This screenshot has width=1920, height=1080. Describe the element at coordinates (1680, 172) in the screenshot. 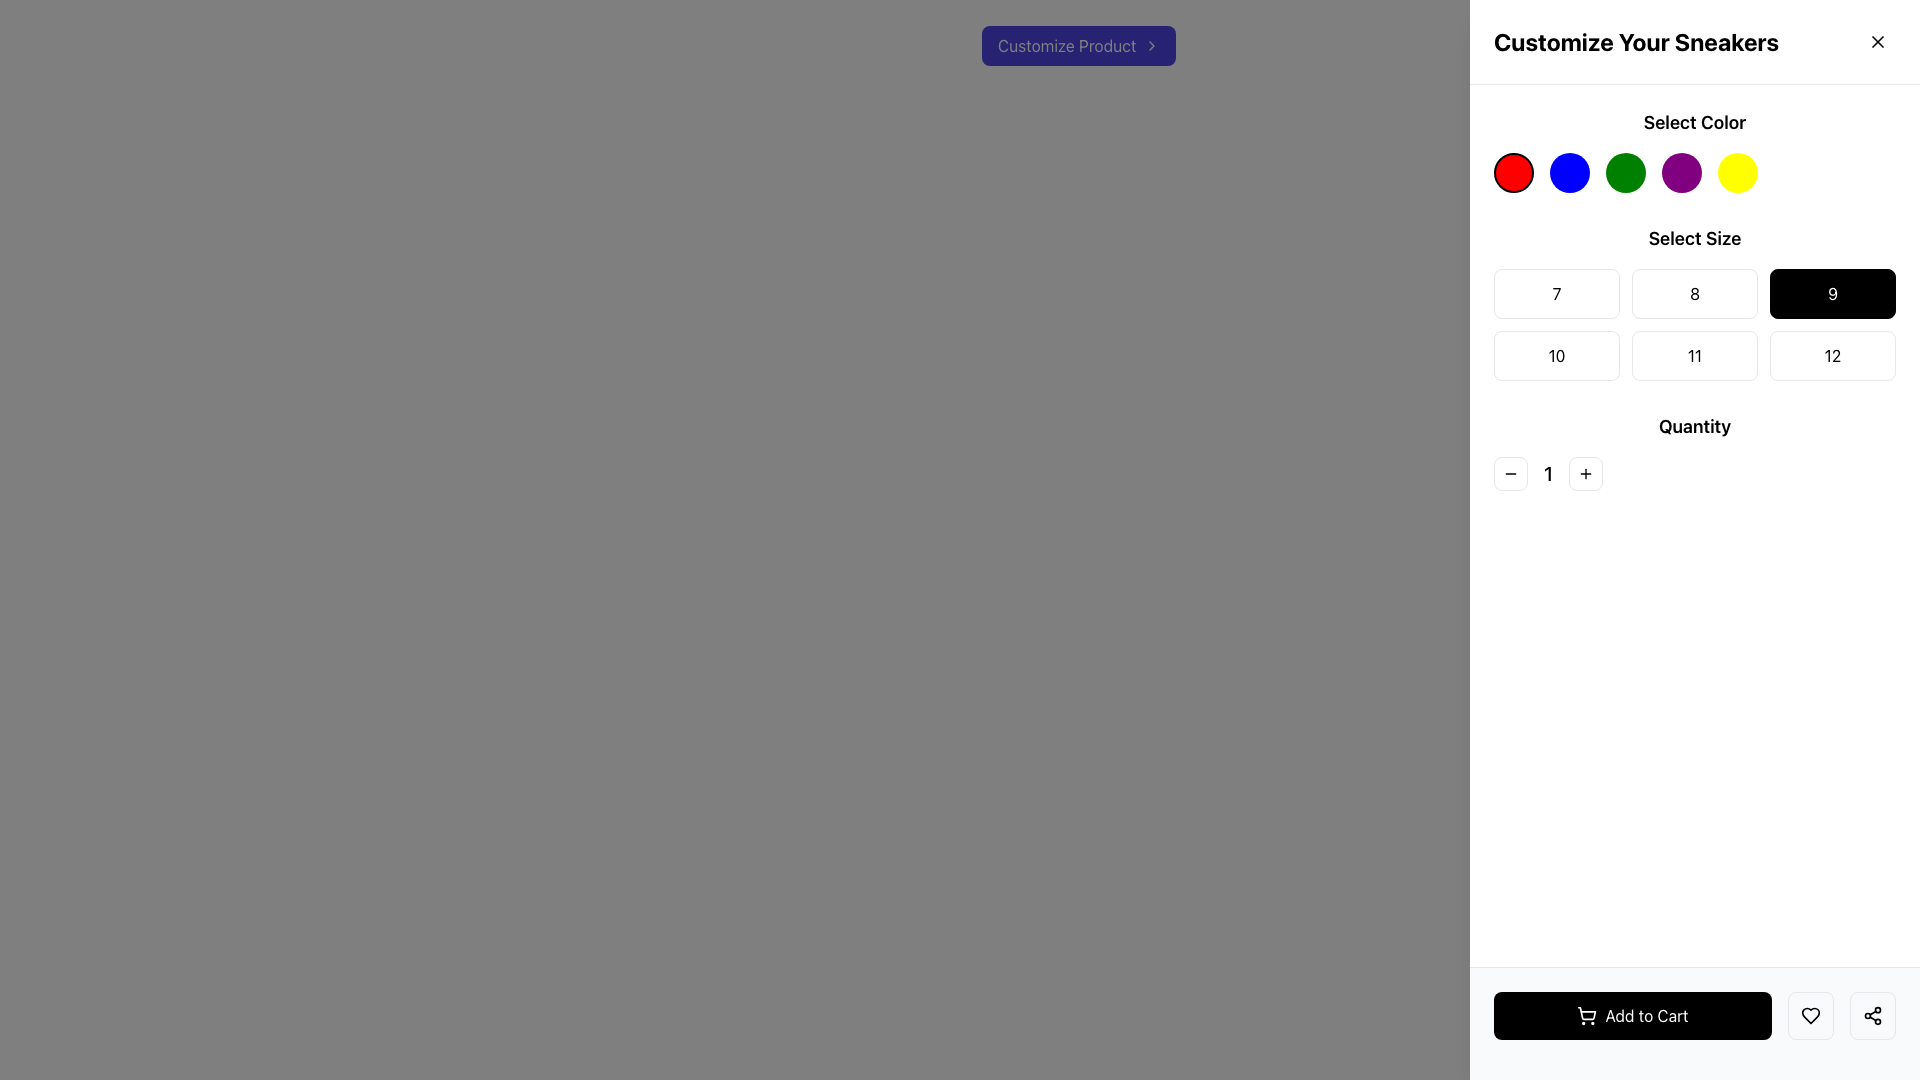

I see `the fourth circular color selector button` at that location.